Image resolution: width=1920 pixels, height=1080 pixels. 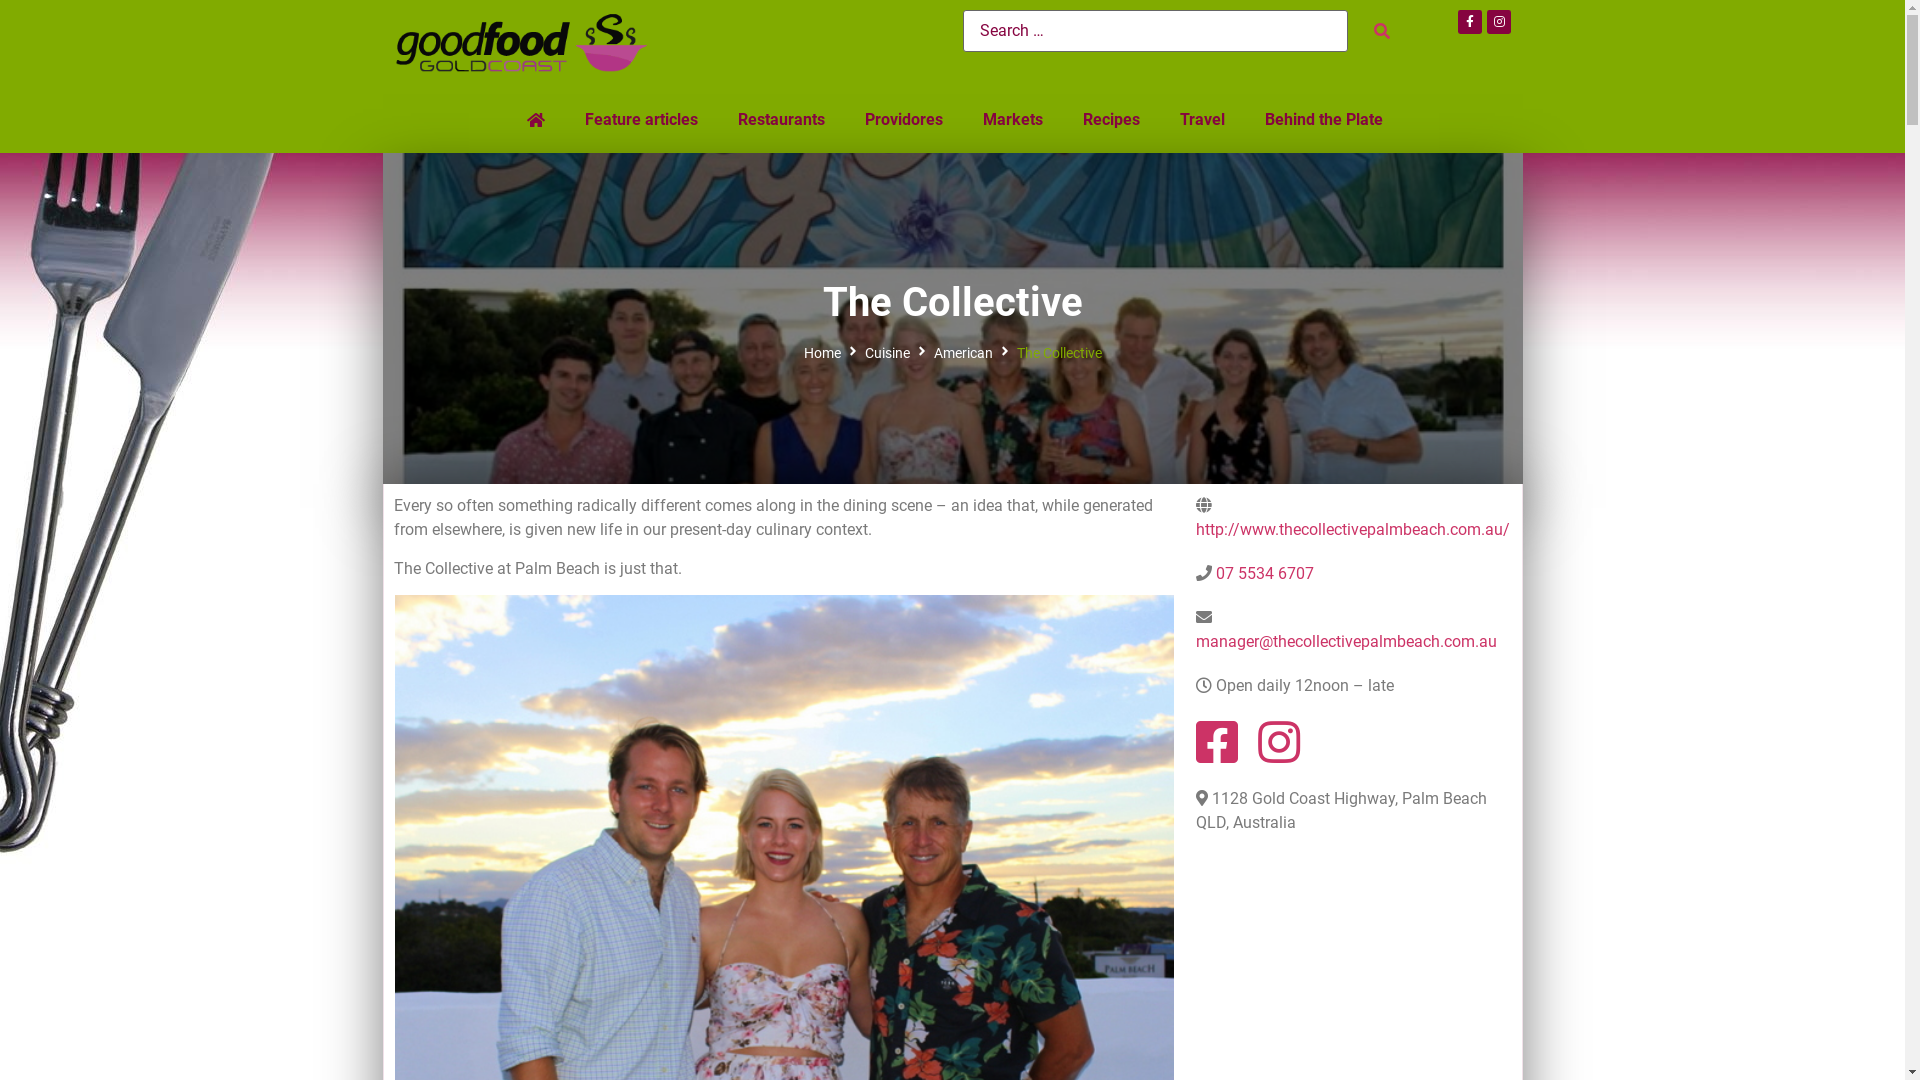 What do you see at coordinates (563, 119) in the screenshot?
I see `'Feature articles'` at bounding box center [563, 119].